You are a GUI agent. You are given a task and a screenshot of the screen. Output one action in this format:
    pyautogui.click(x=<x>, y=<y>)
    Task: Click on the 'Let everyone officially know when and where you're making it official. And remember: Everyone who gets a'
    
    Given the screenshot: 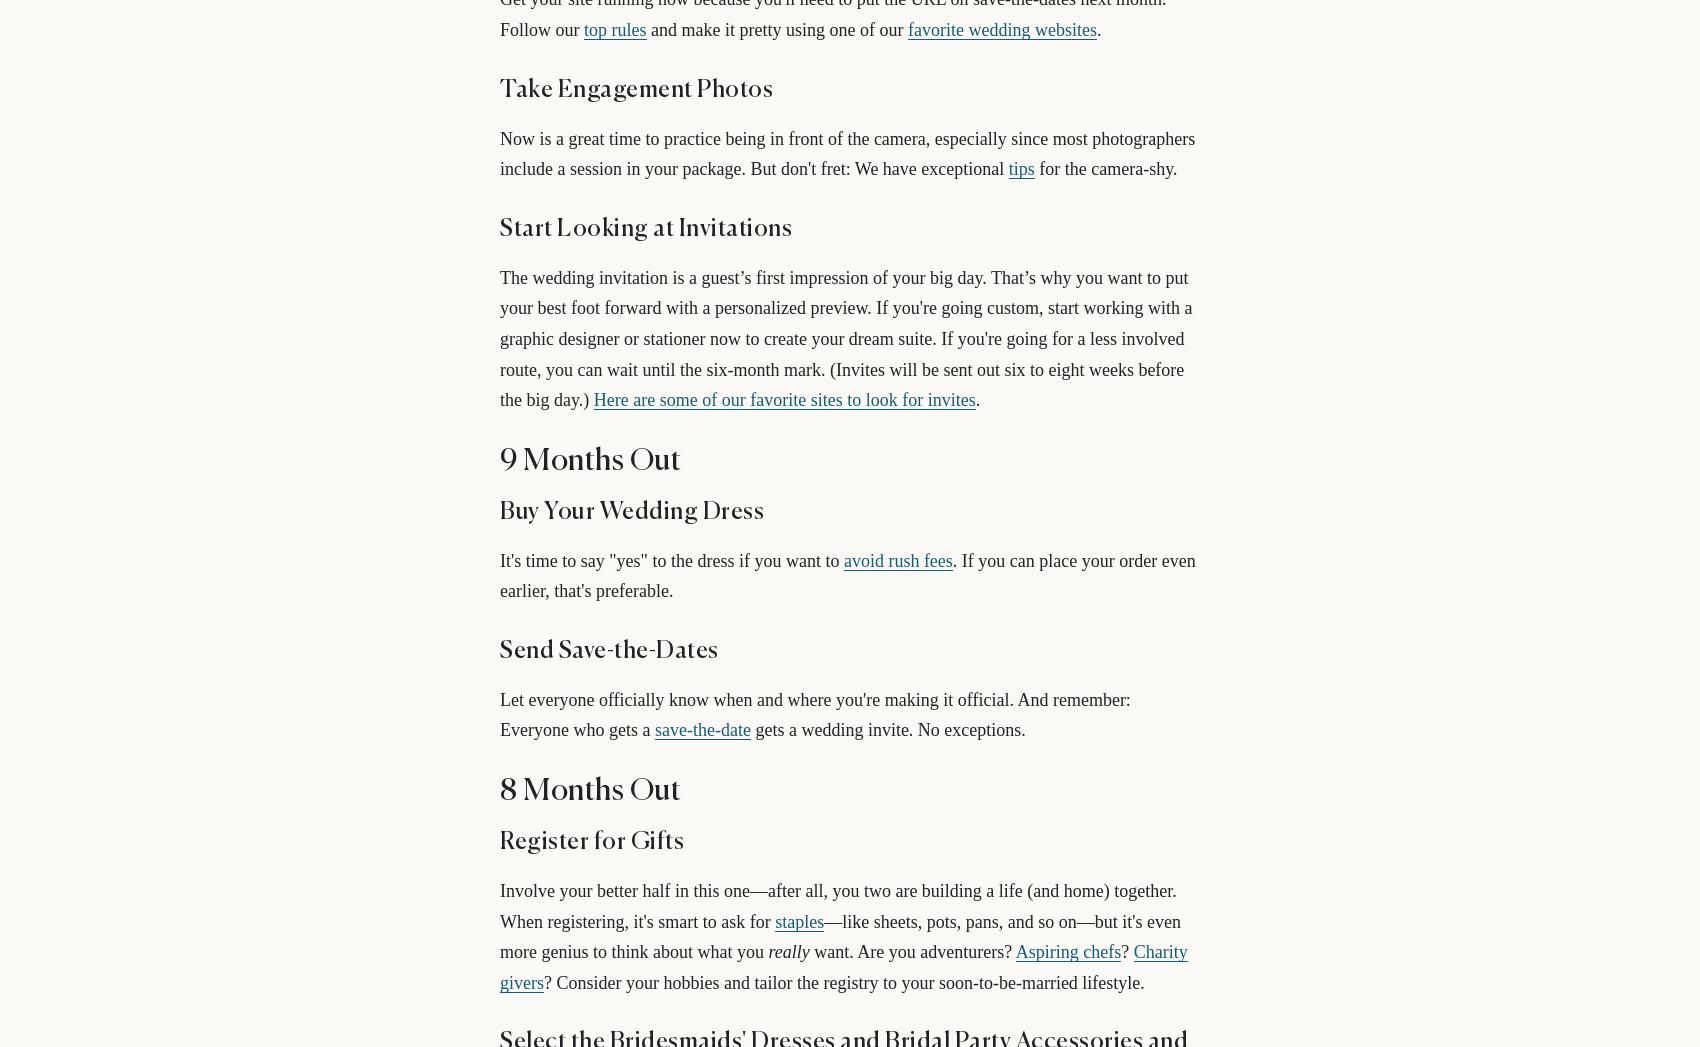 What is the action you would take?
    pyautogui.click(x=499, y=713)
    